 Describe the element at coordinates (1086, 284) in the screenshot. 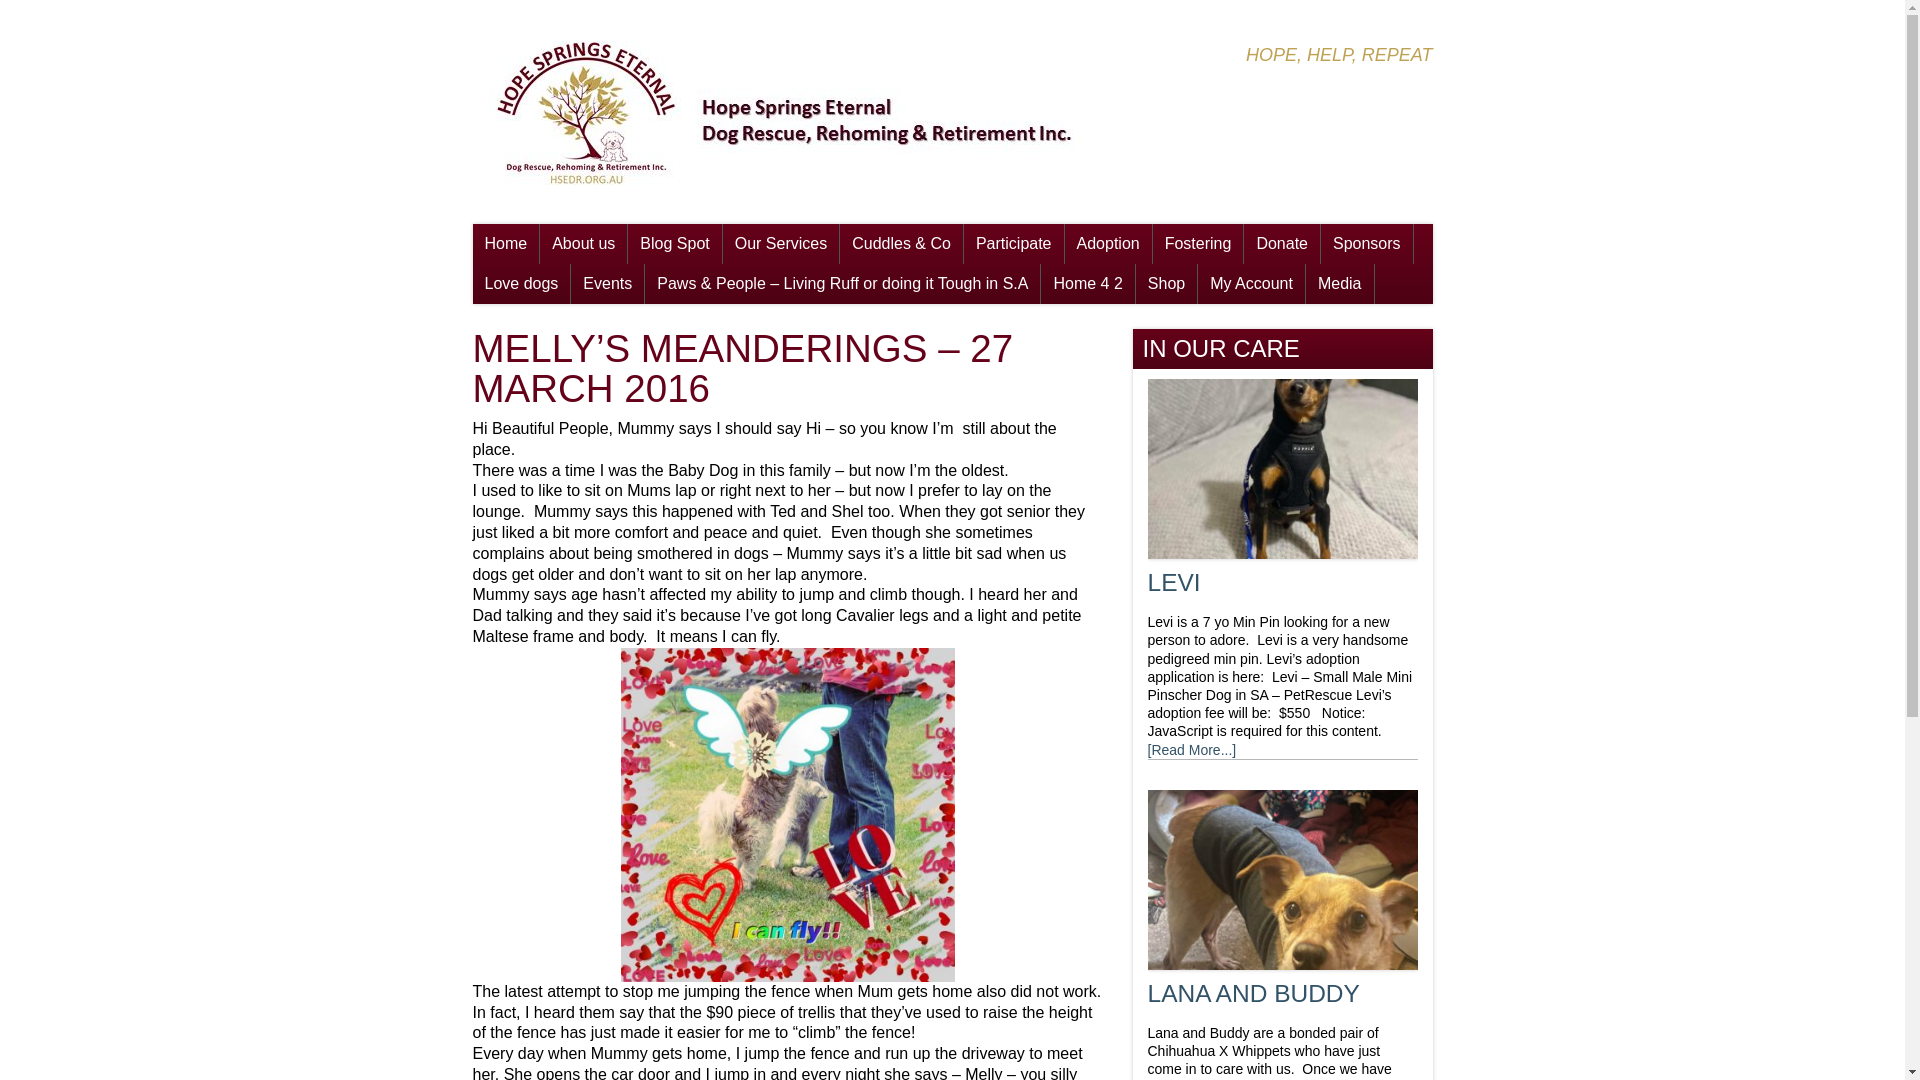

I see `'Home 4 2'` at that location.